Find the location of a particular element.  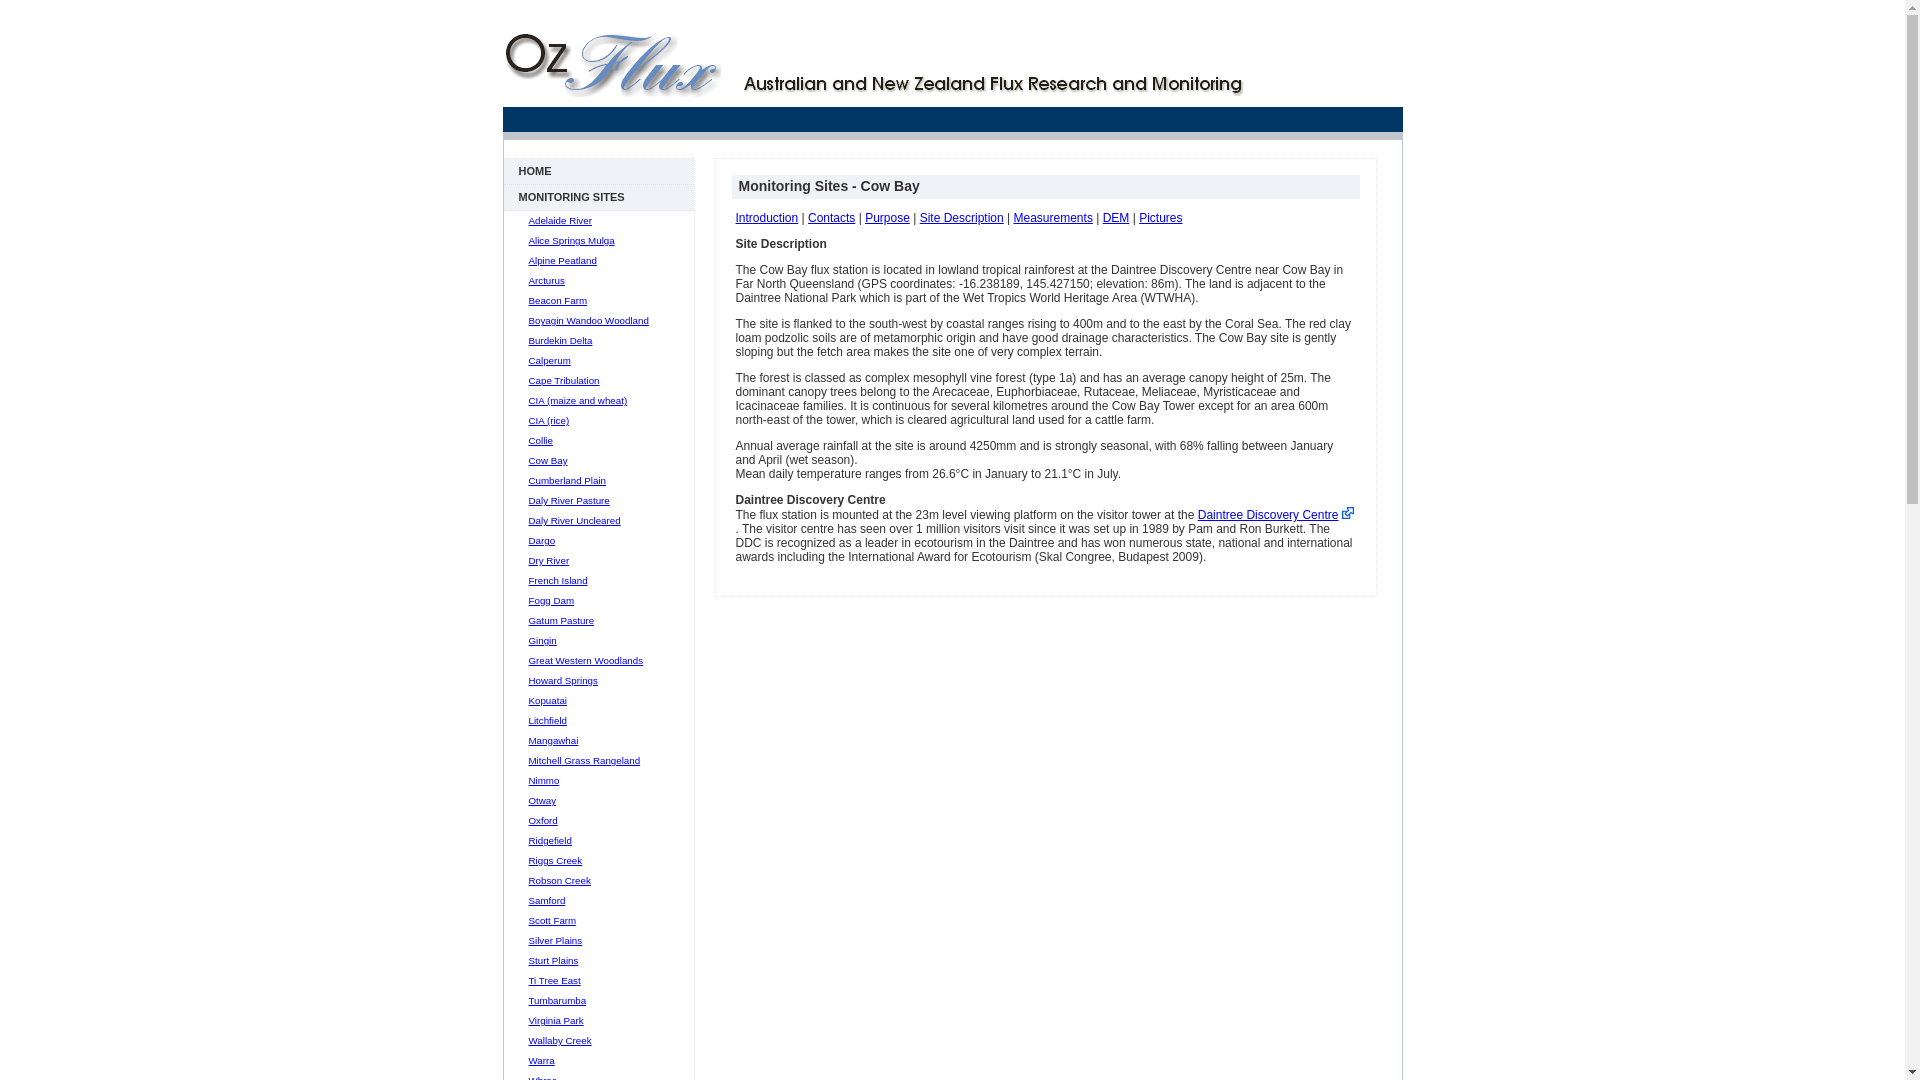

'Kopuatai' is located at coordinates (547, 699).